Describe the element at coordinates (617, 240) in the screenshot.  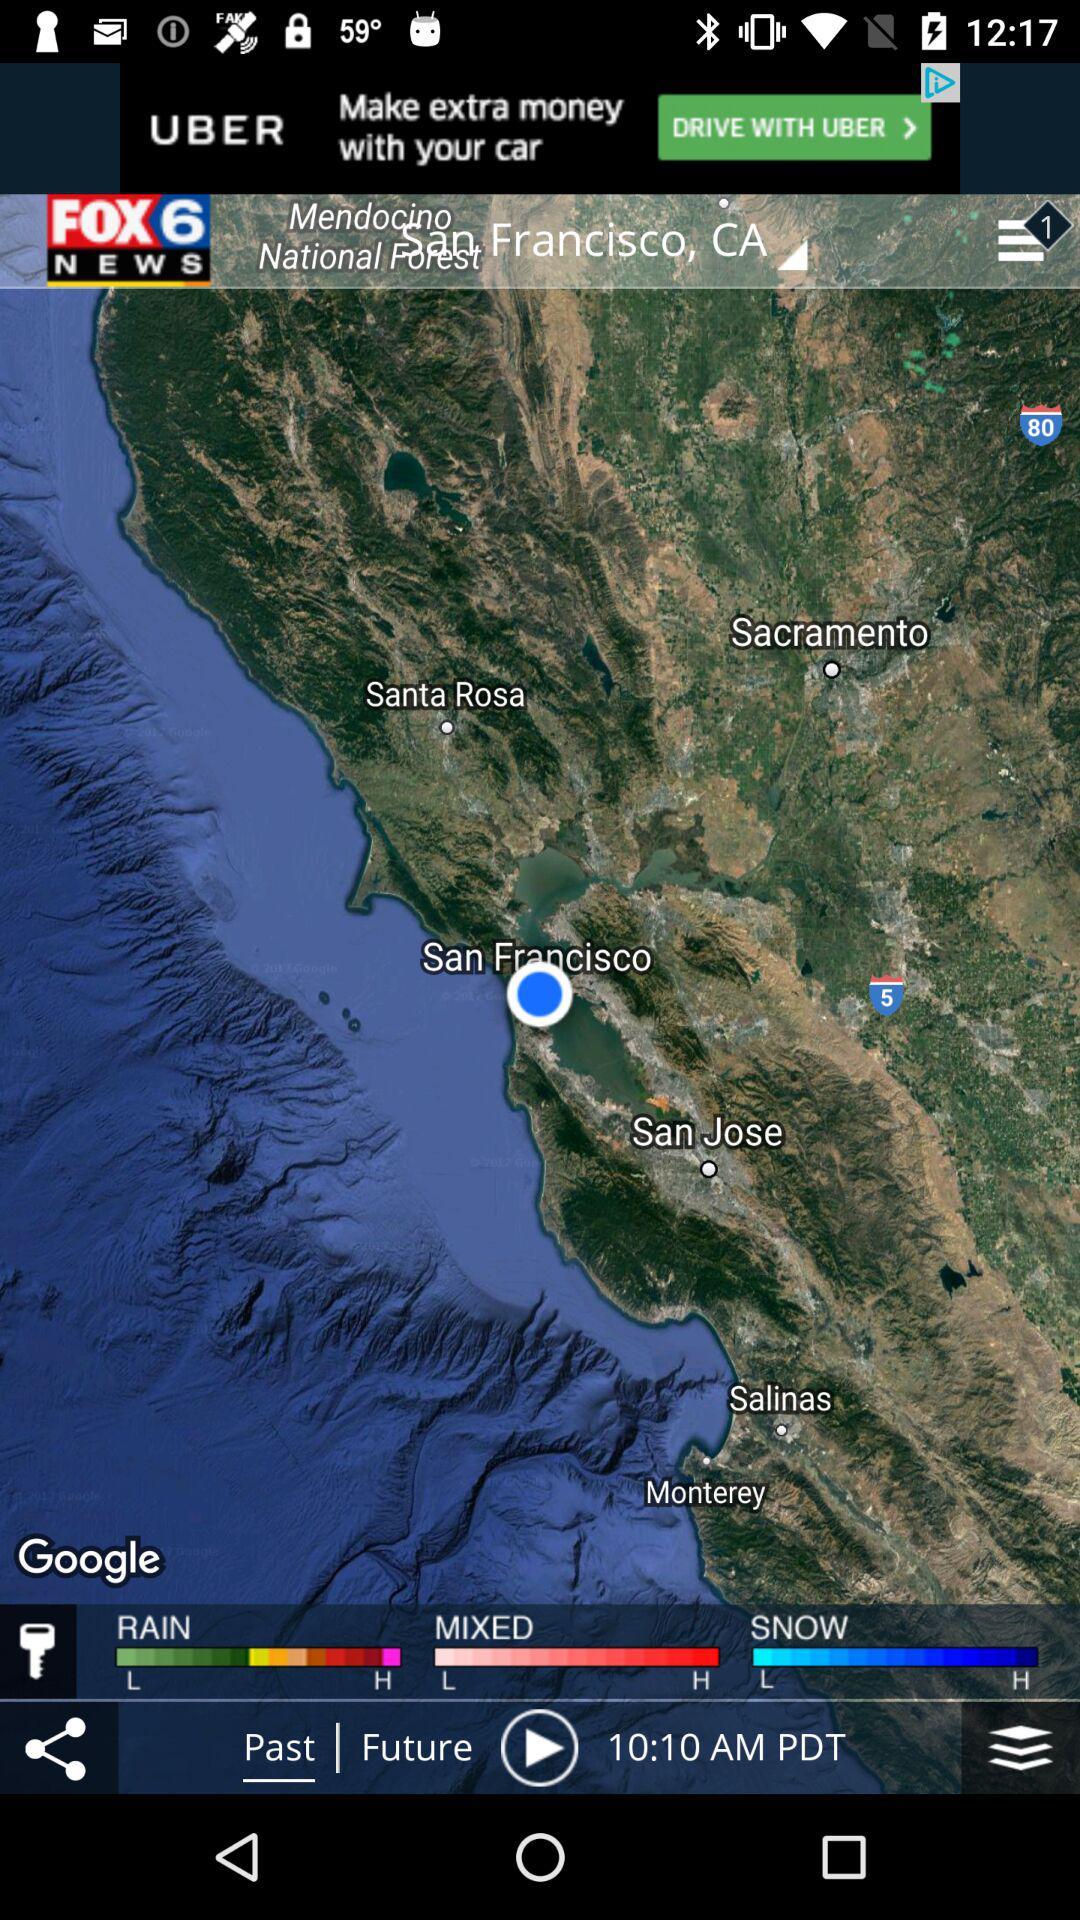
I see `the san francisco, ca icon` at that location.